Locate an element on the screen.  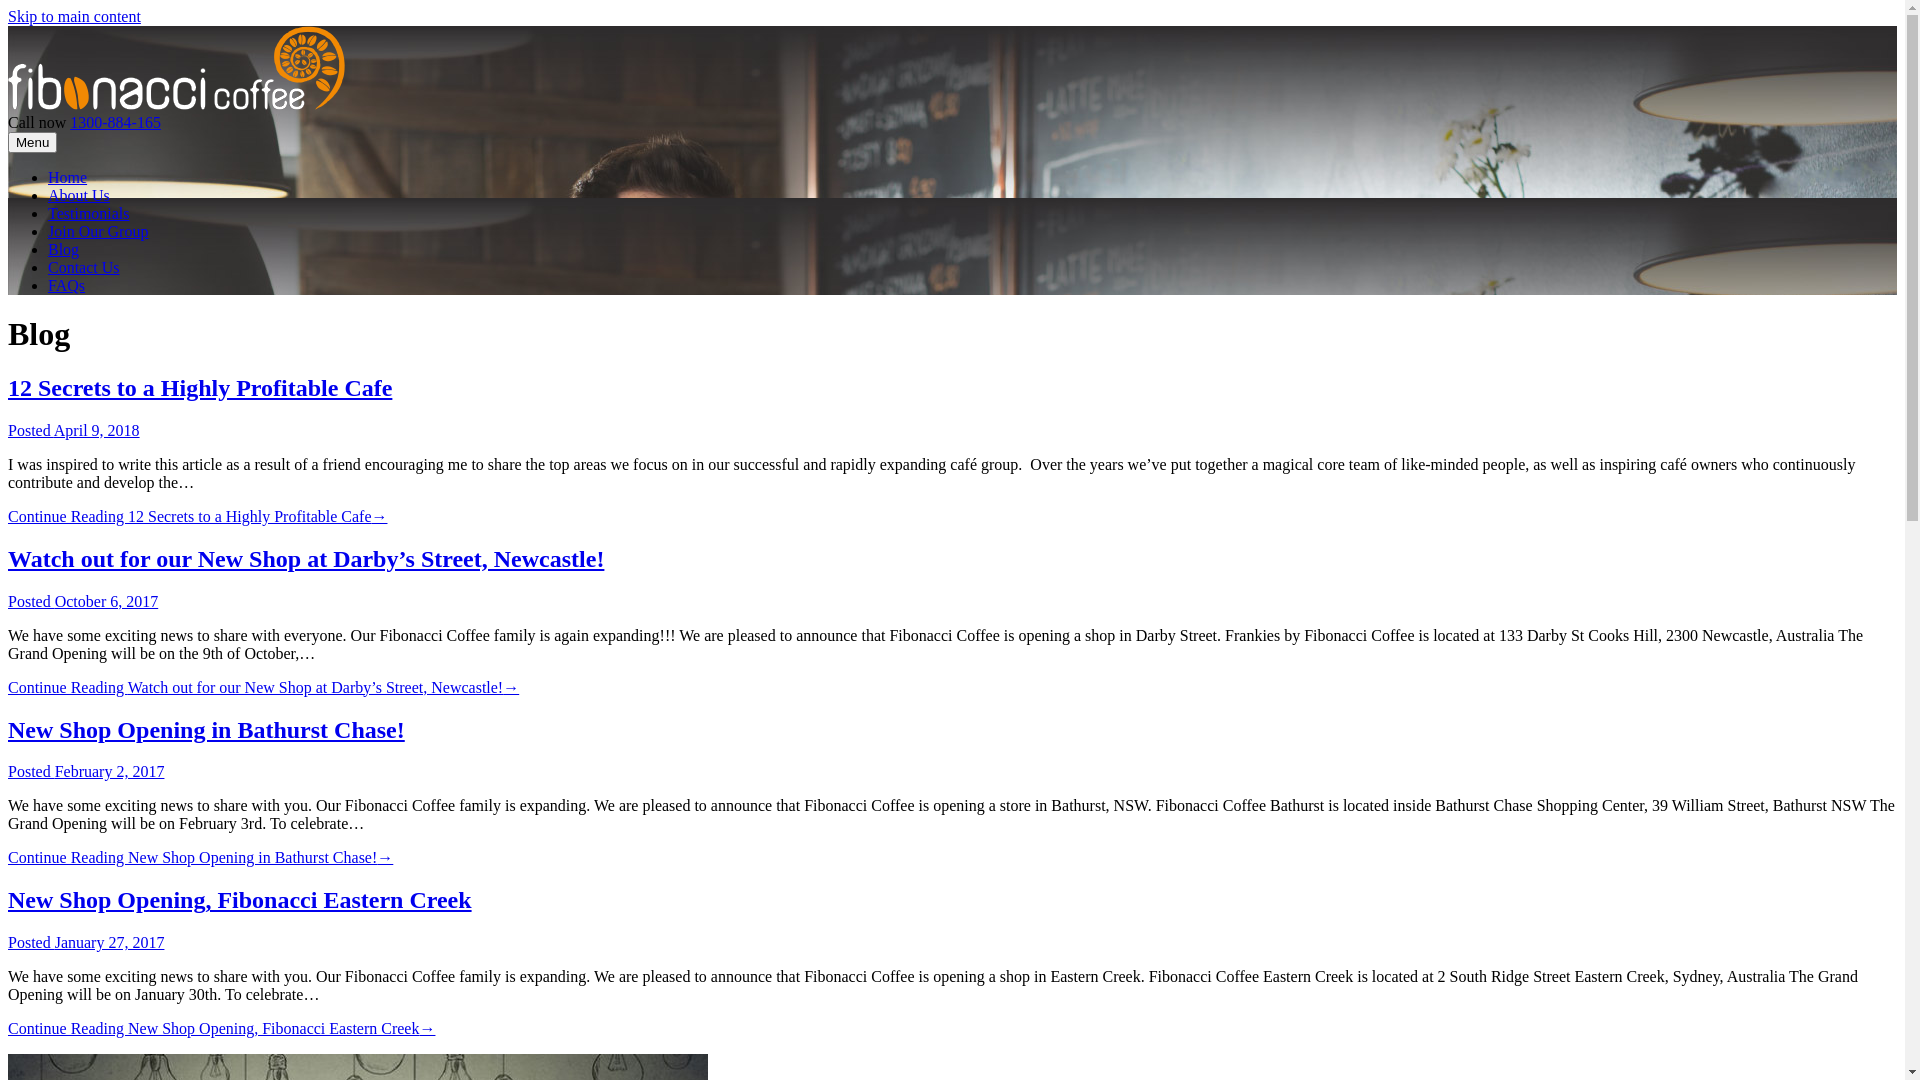
'Skip to main content' is located at coordinates (8, 16).